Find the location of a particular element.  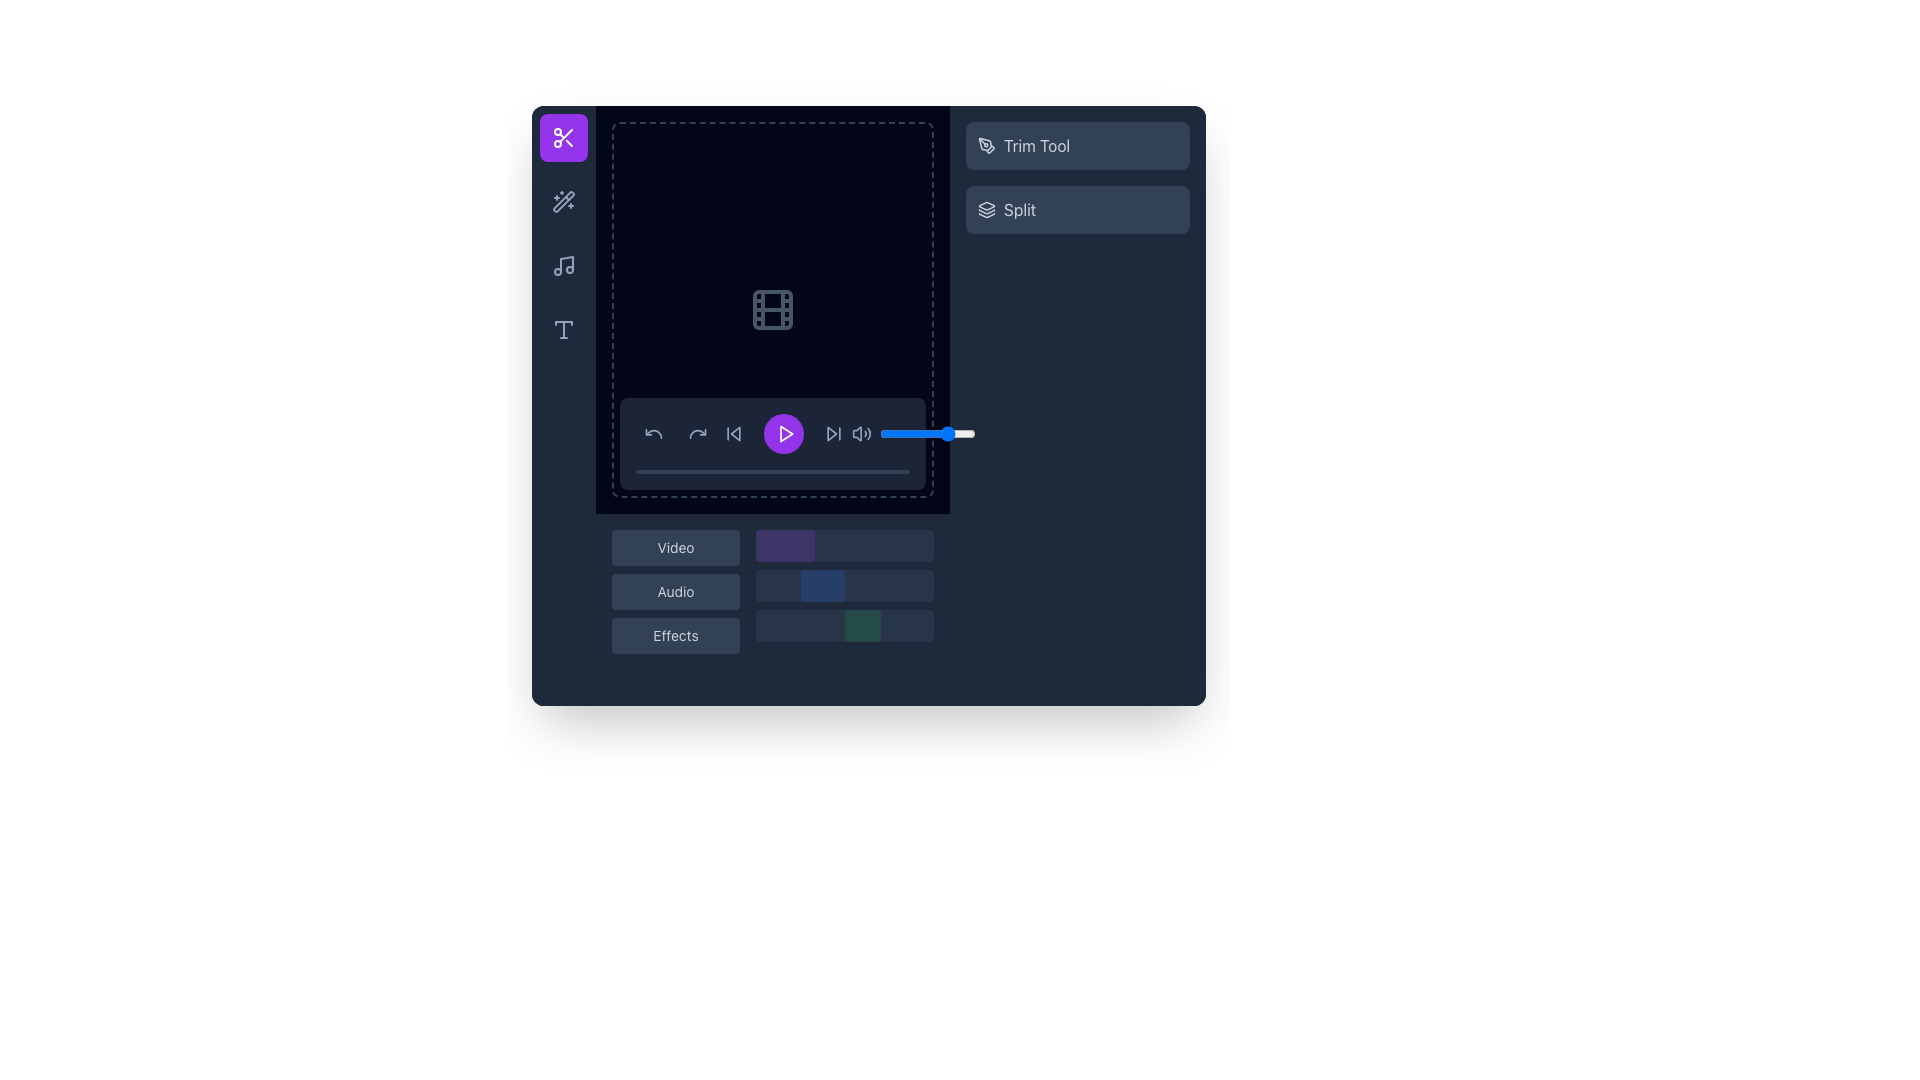

the 'skip forward' button located in the toolbar at the bottom of the interface, positioned to the right of the purple play button and left of the speaker icon, to skip forward is located at coordinates (834, 433).